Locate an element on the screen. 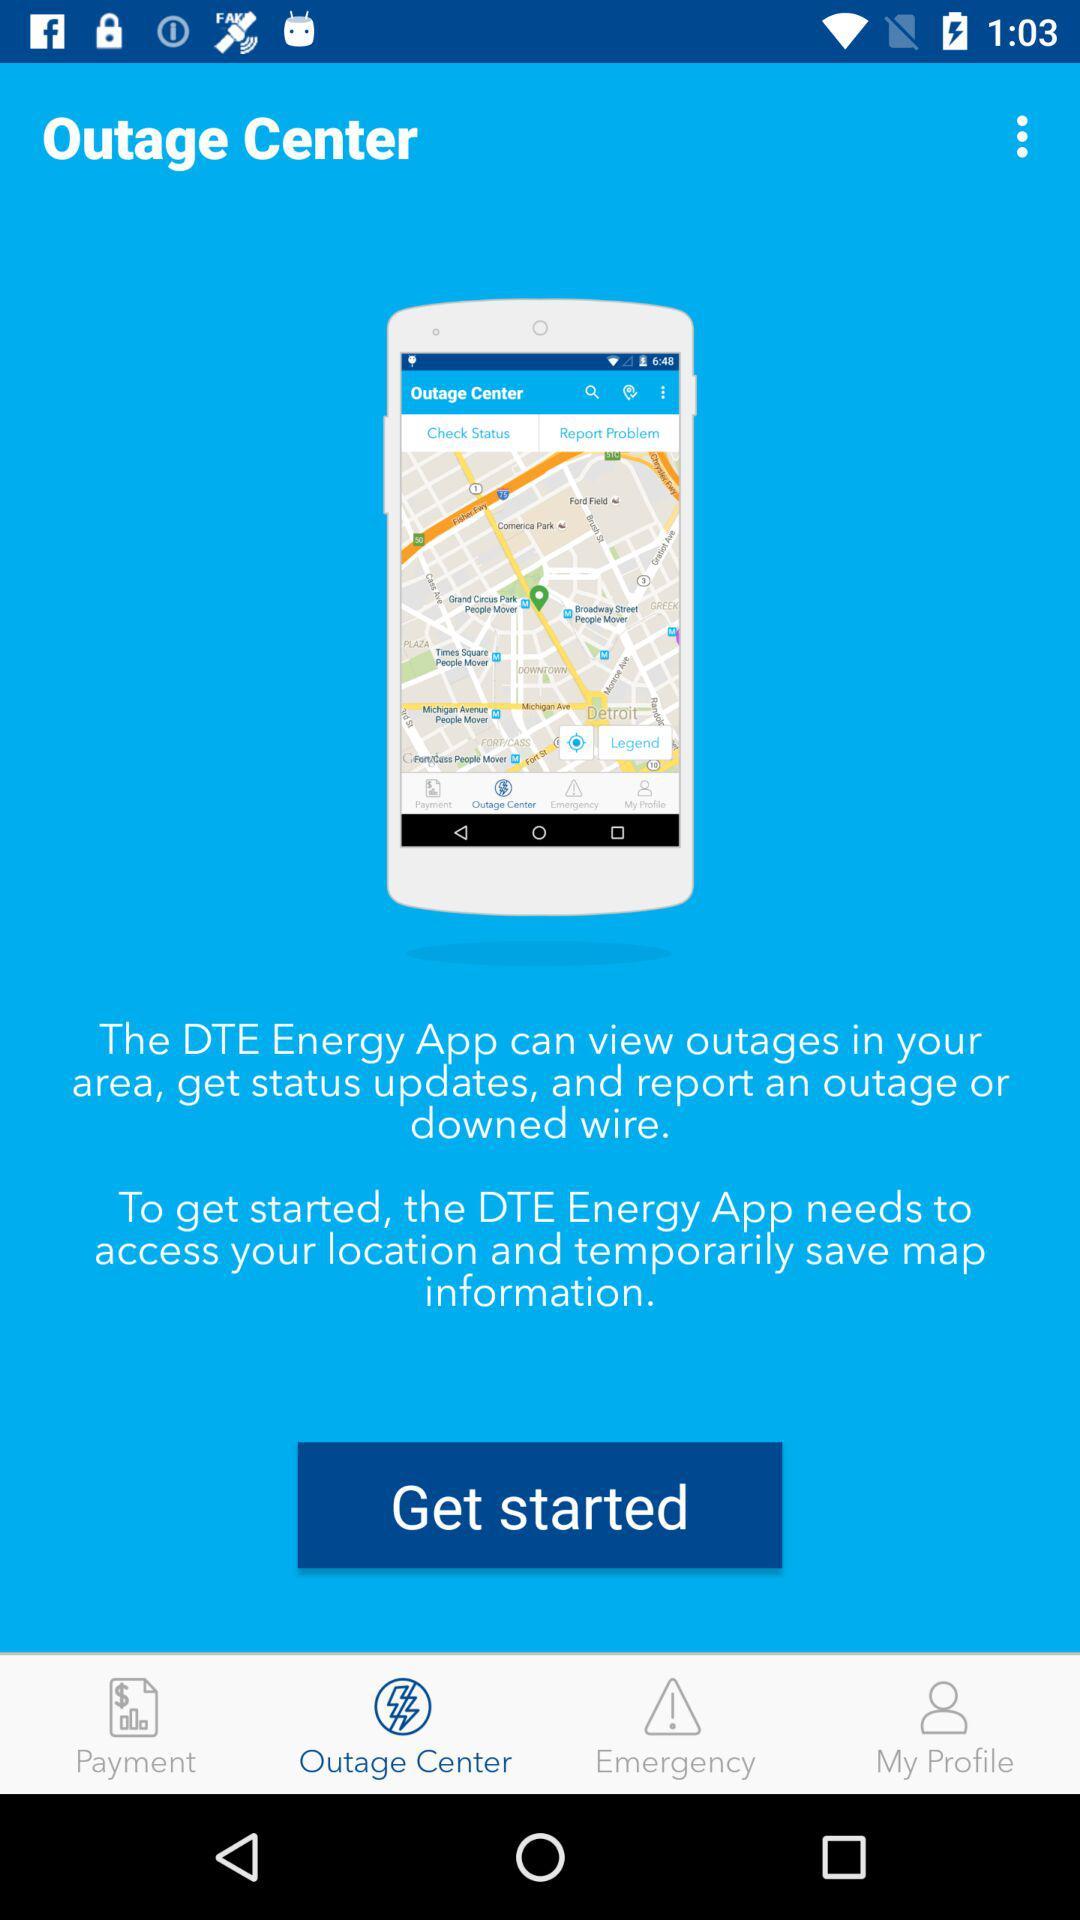 The height and width of the screenshot is (1920, 1080). the my profile icon is located at coordinates (945, 1723).